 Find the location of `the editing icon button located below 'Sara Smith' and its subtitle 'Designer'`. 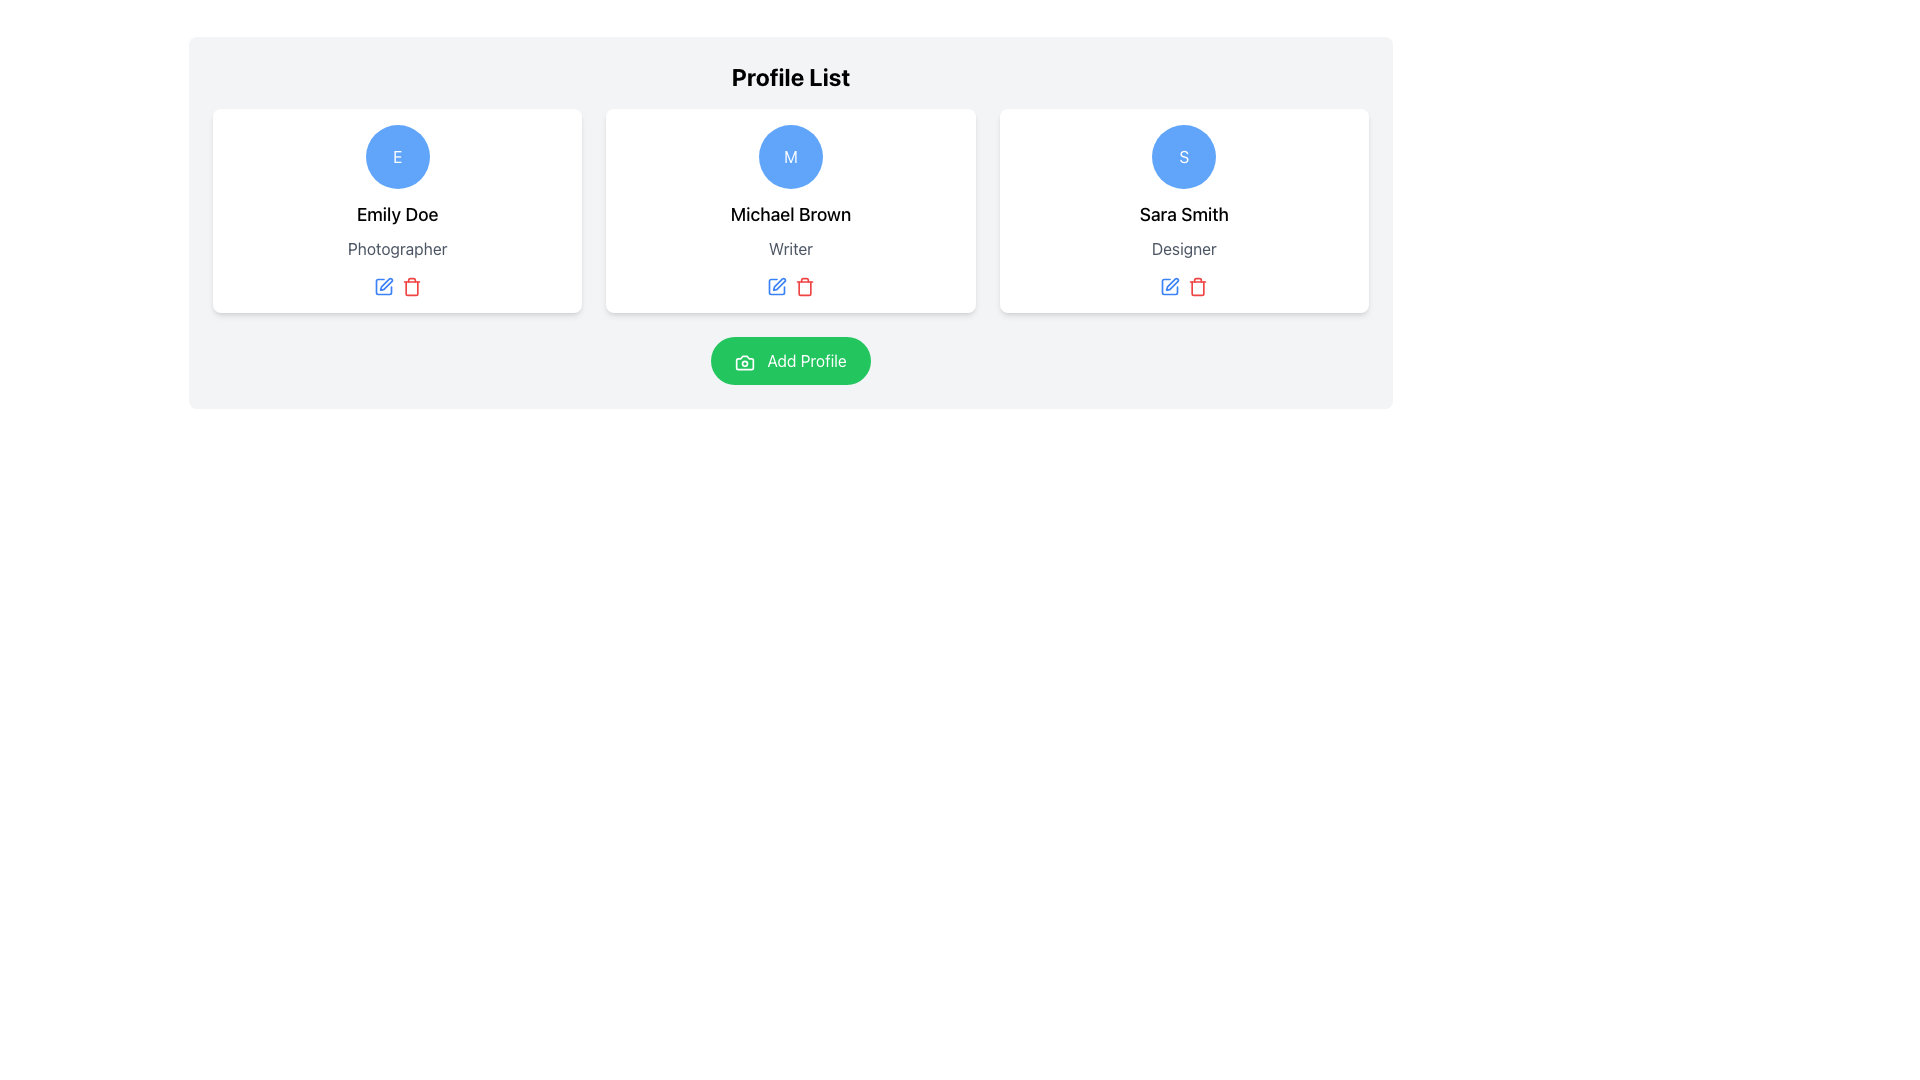

the editing icon button located below 'Sara Smith' and its subtitle 'Designer' is located at coordinates (1170, 286).